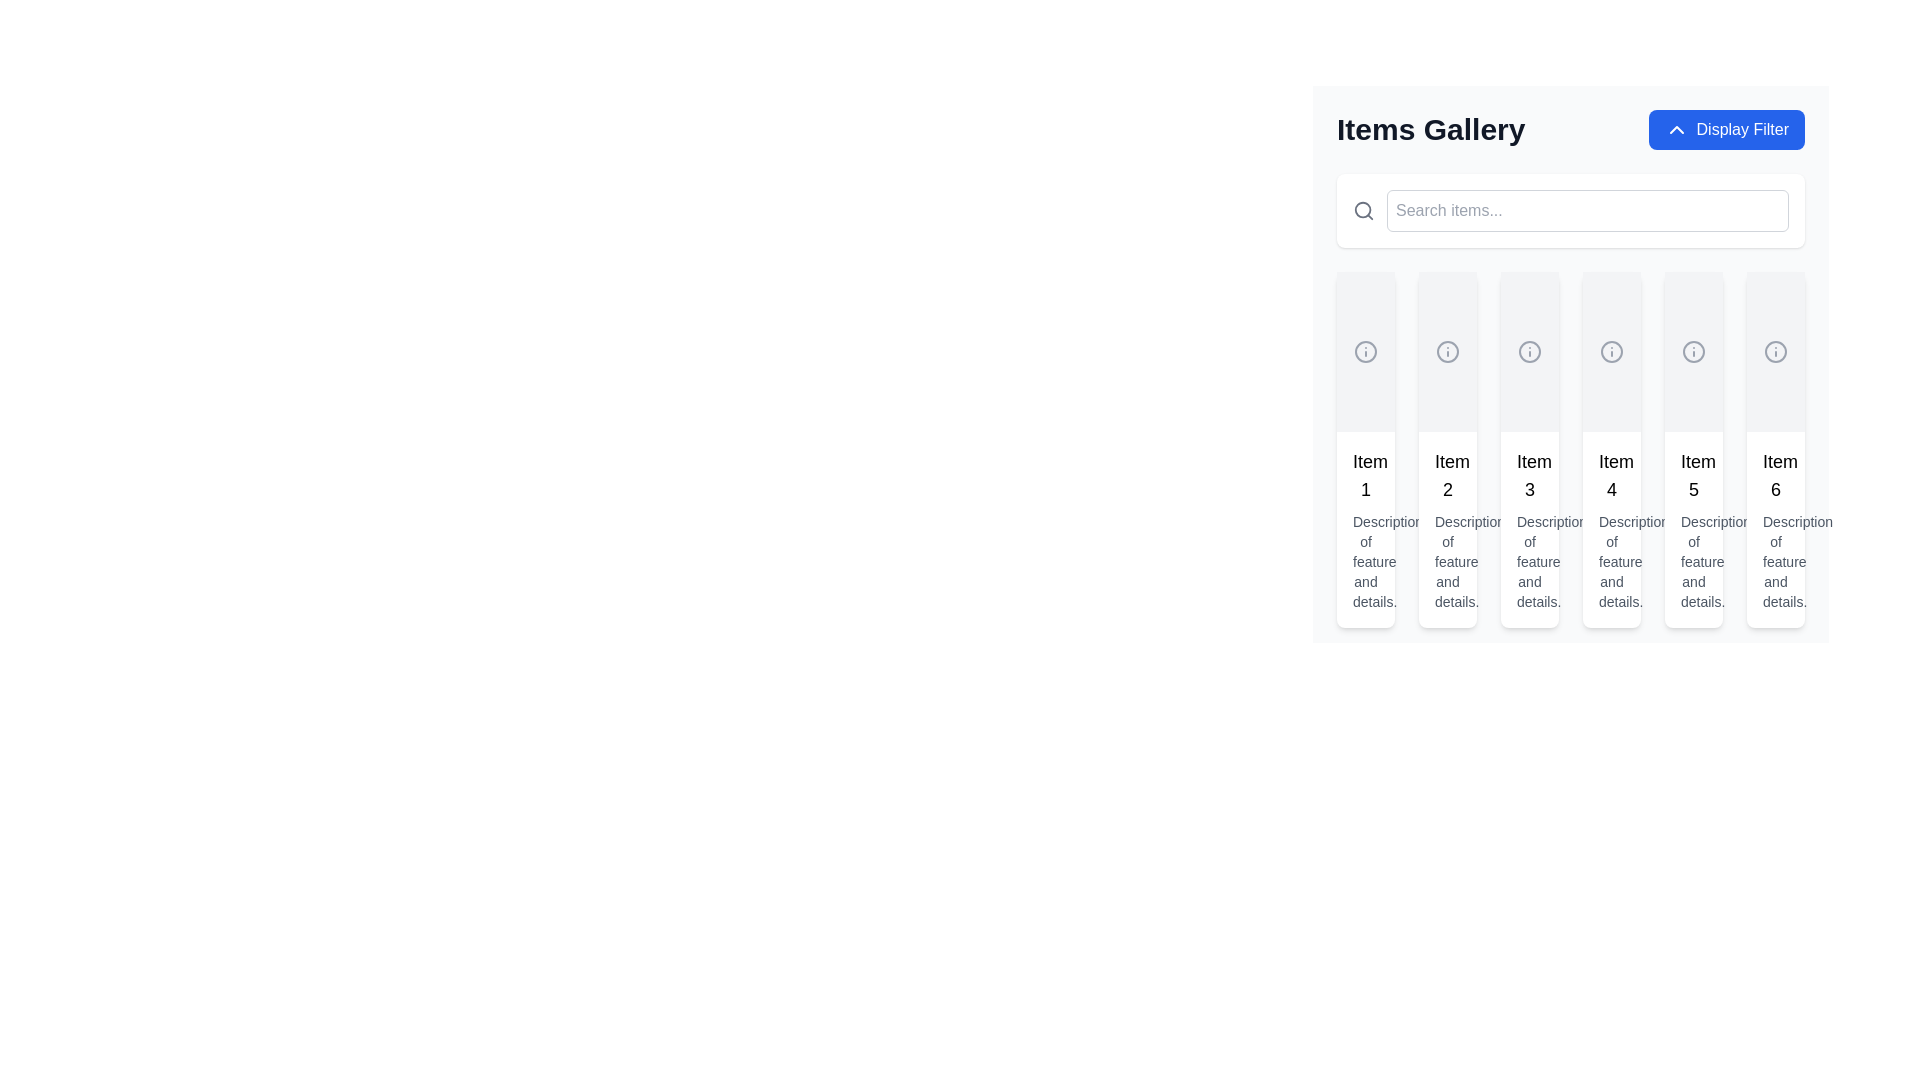 This screenshot has width=1920, height=1080. Describe the element at coordinates (1365, 450) in the screenshot. I see `the first card in the gallery located at the top left of the grid` at that location.